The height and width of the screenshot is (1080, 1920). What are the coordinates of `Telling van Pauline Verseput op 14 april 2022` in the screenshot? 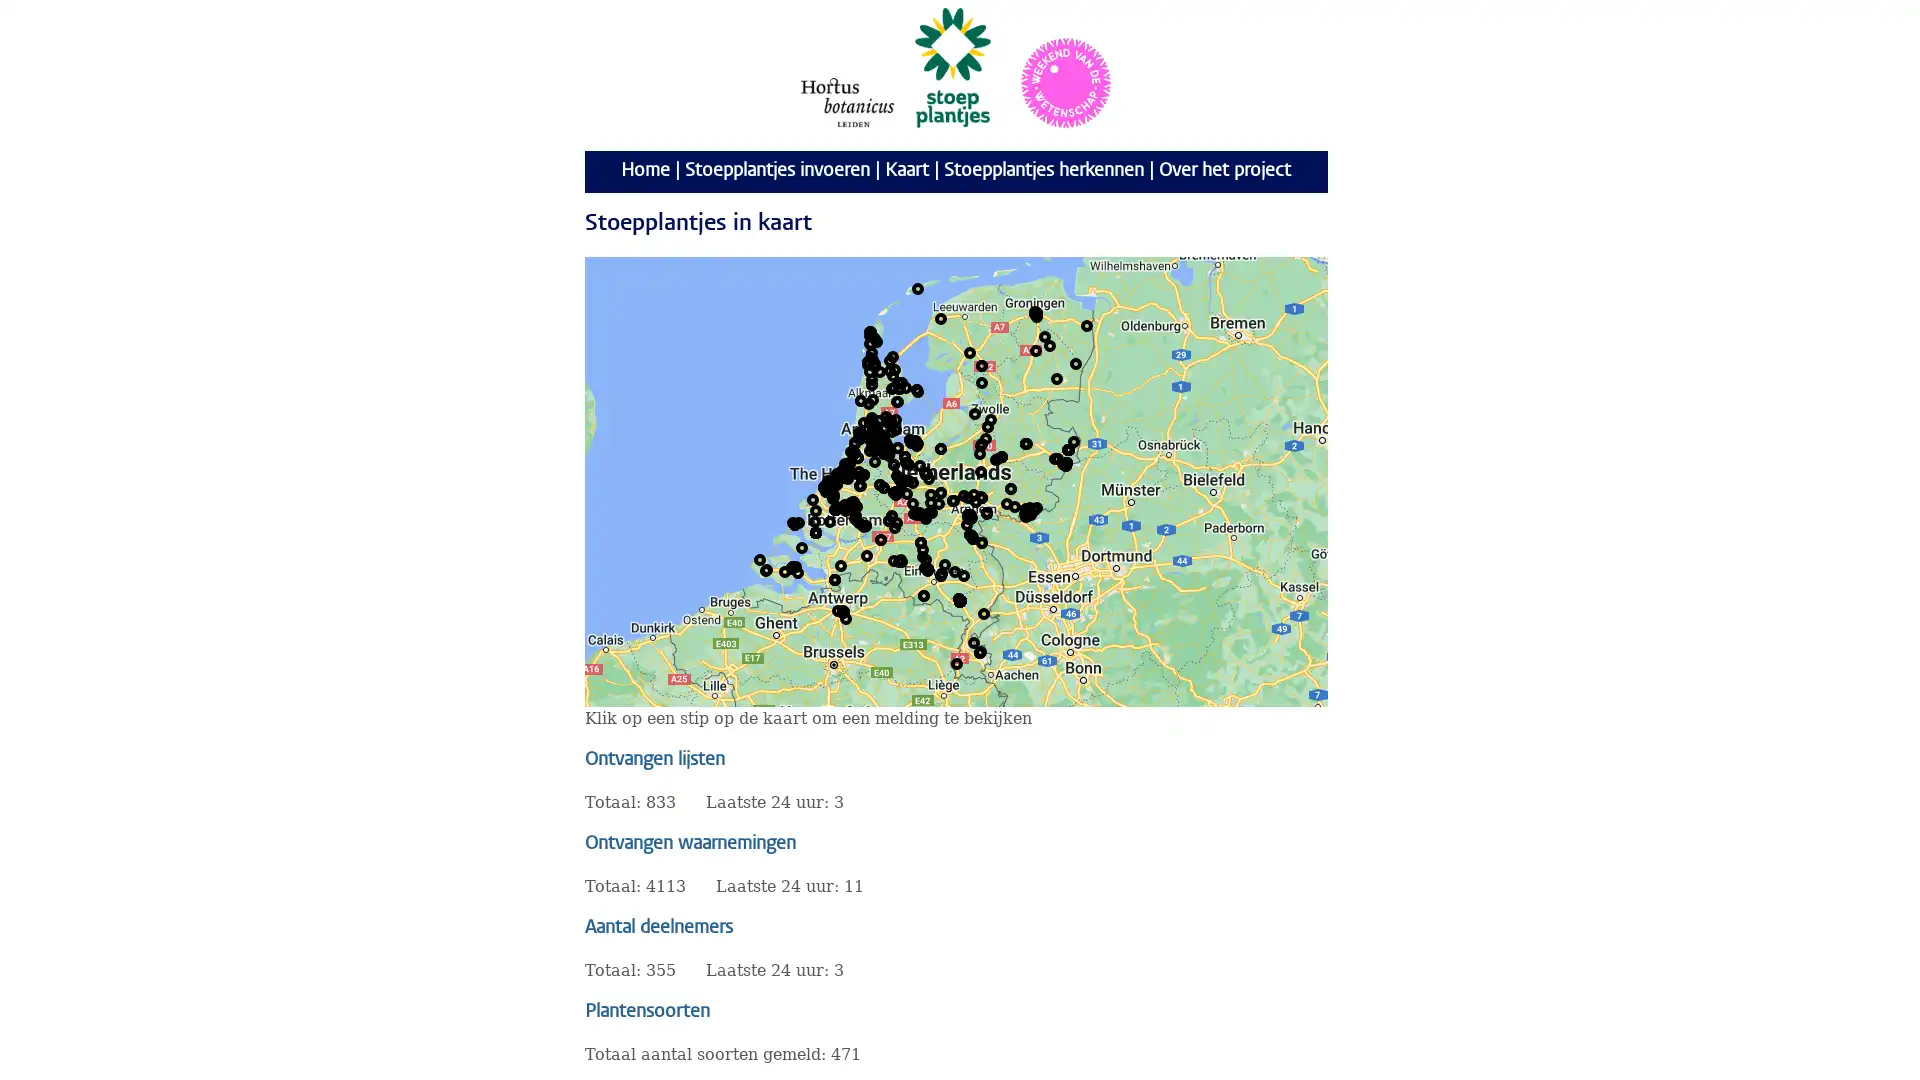 It's located at (882, 439).